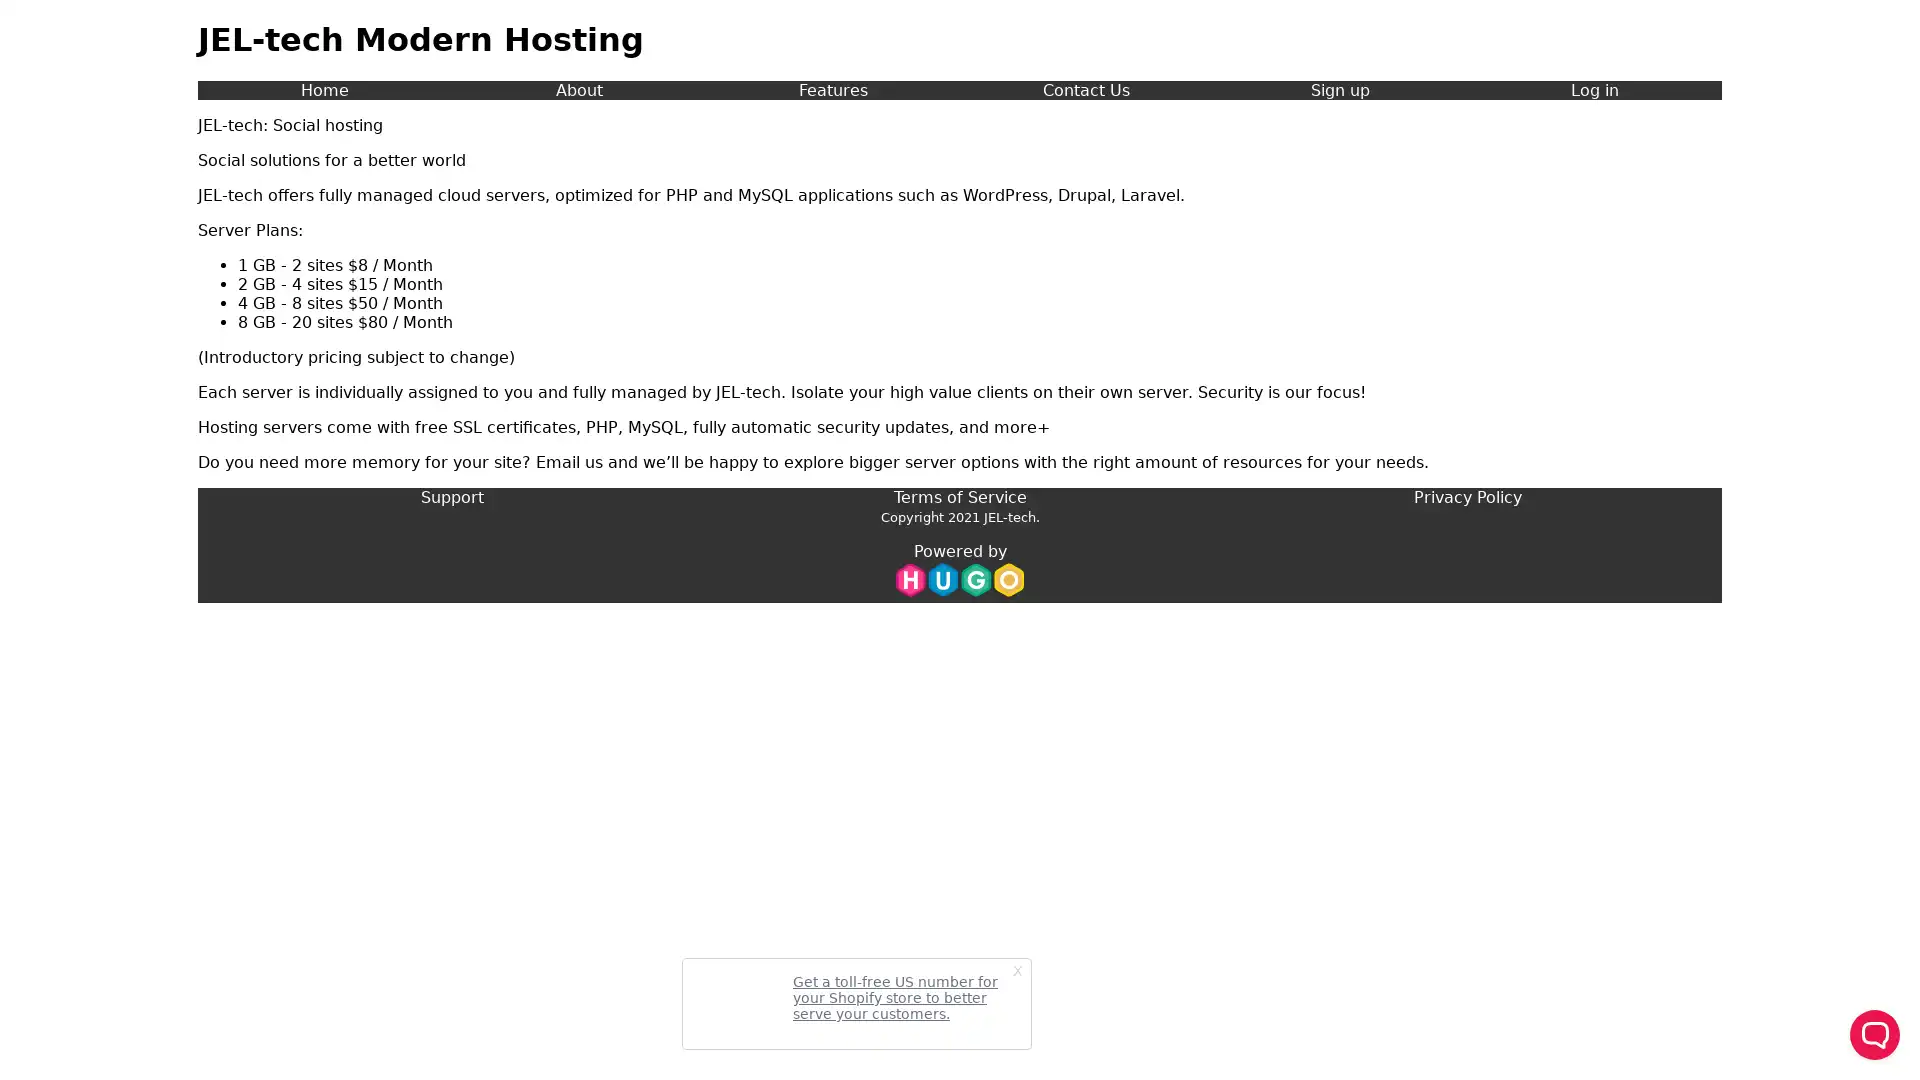  I want to click on Open chat widget, so click(1874, 1034).